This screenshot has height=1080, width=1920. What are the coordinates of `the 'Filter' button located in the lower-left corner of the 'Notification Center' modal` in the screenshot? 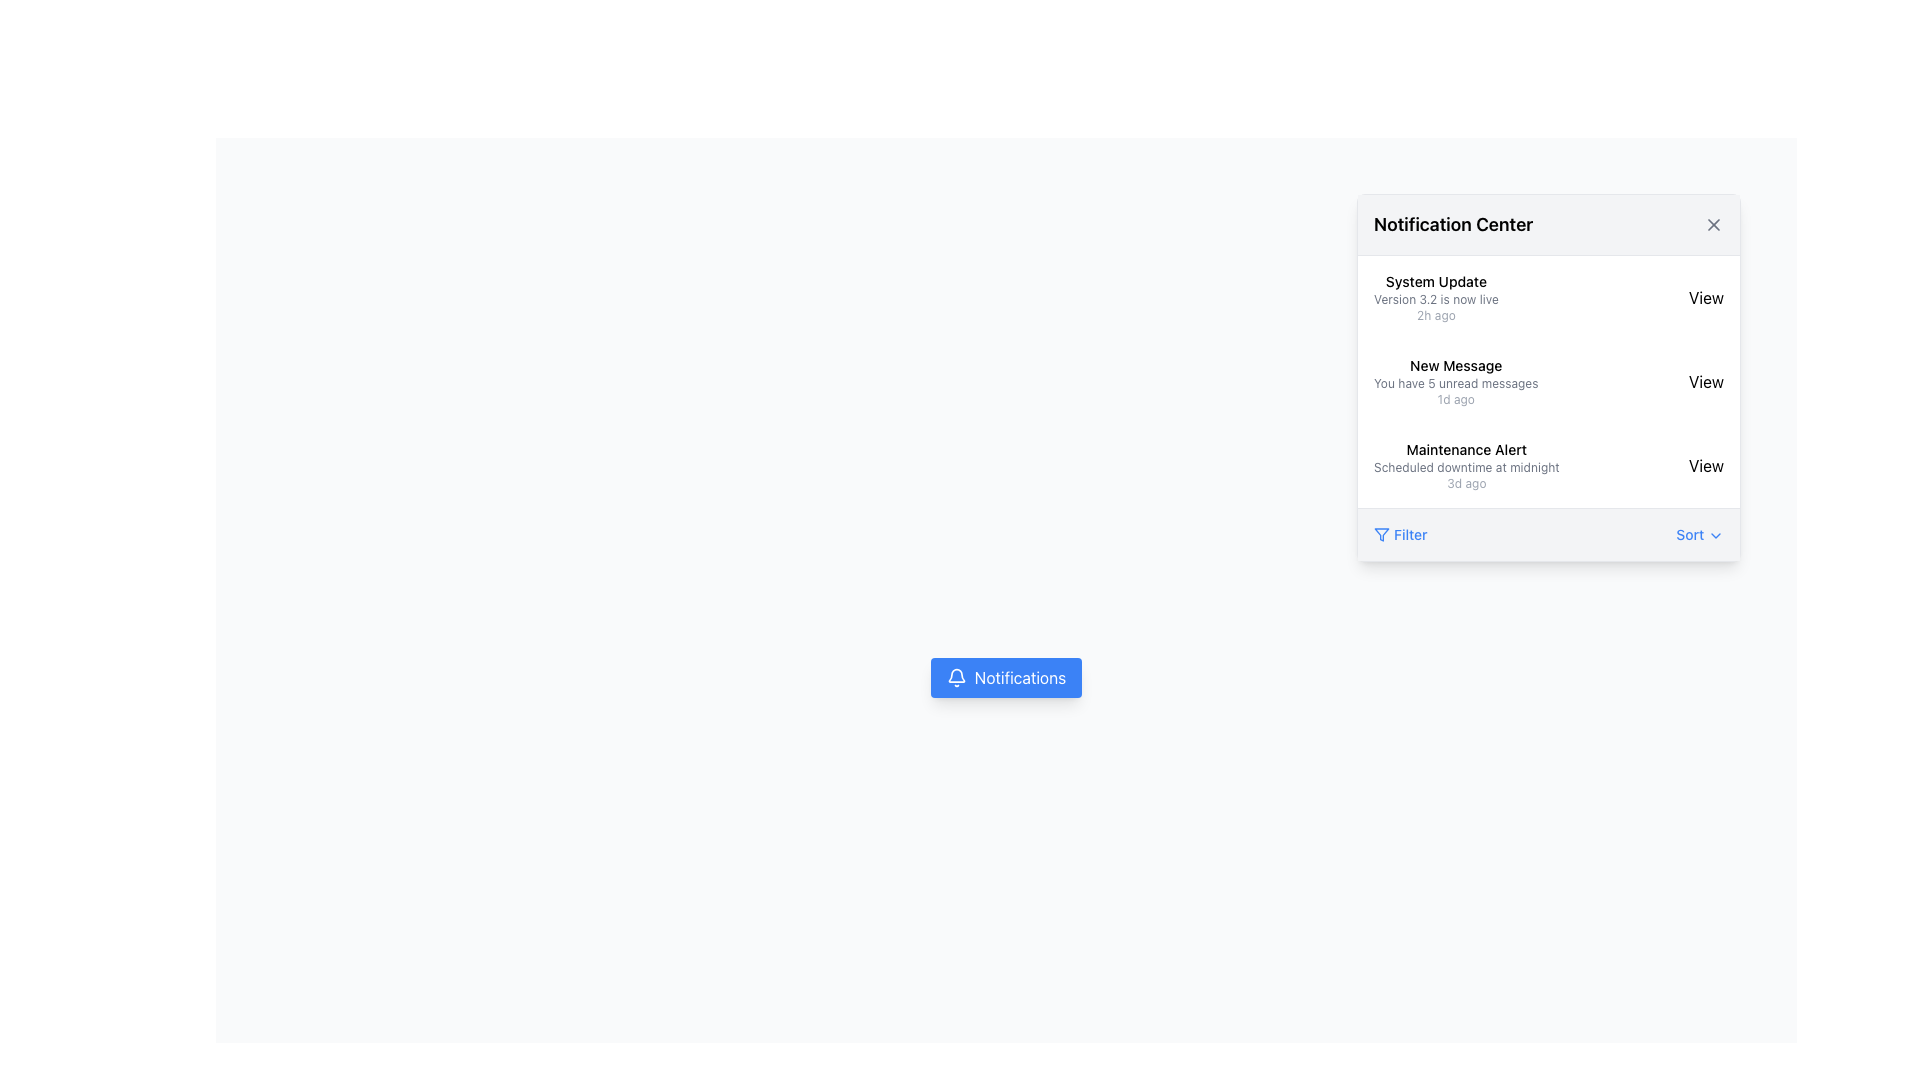 It's located at (1399, 534).